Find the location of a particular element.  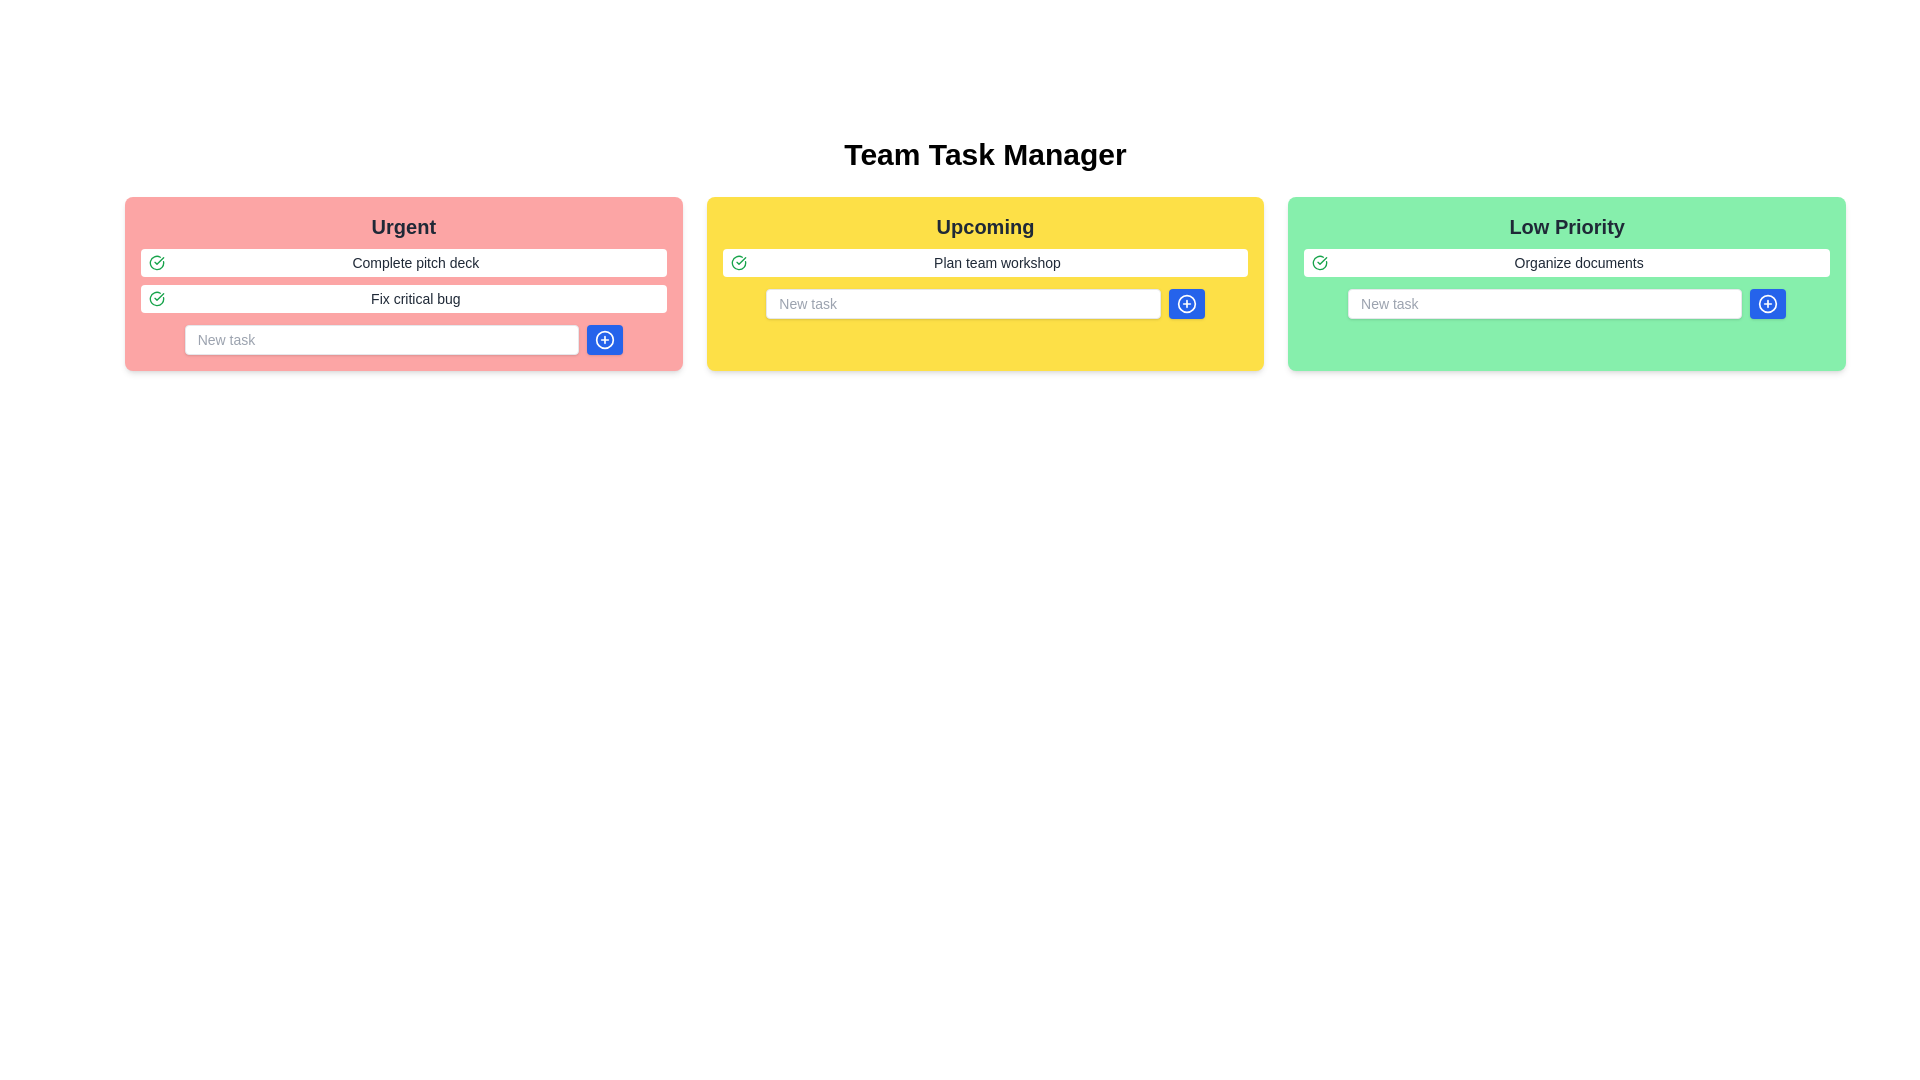

the text label that says 'Fix critical bug' located in the second task row under the 'Urgent' column of the Team Task Manager interface is located at coordinates (414, 299).